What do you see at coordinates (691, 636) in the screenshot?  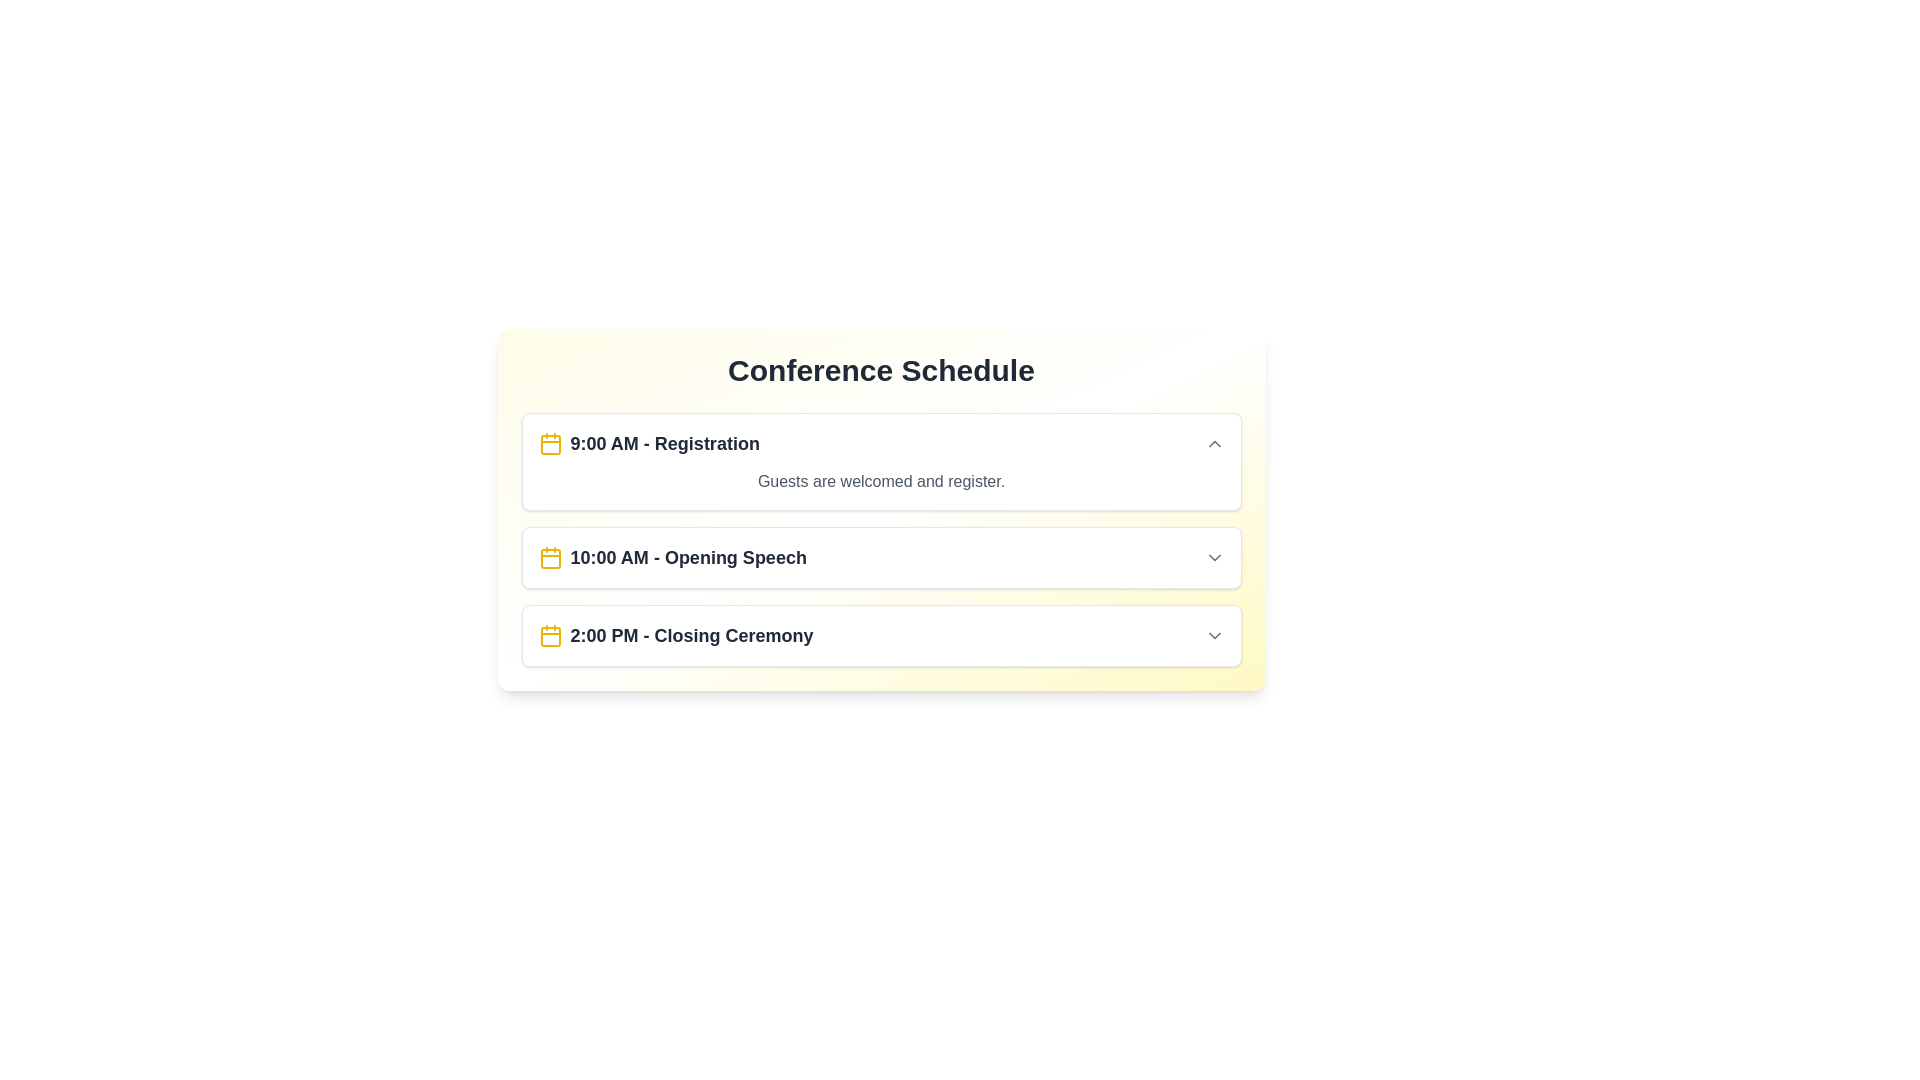 I see `the text label displaying the schedule time '2:00 PM - Closing Ceremony', which is bold and prominently placed in the third row of the schedule list` at bounding box center [691, 636].